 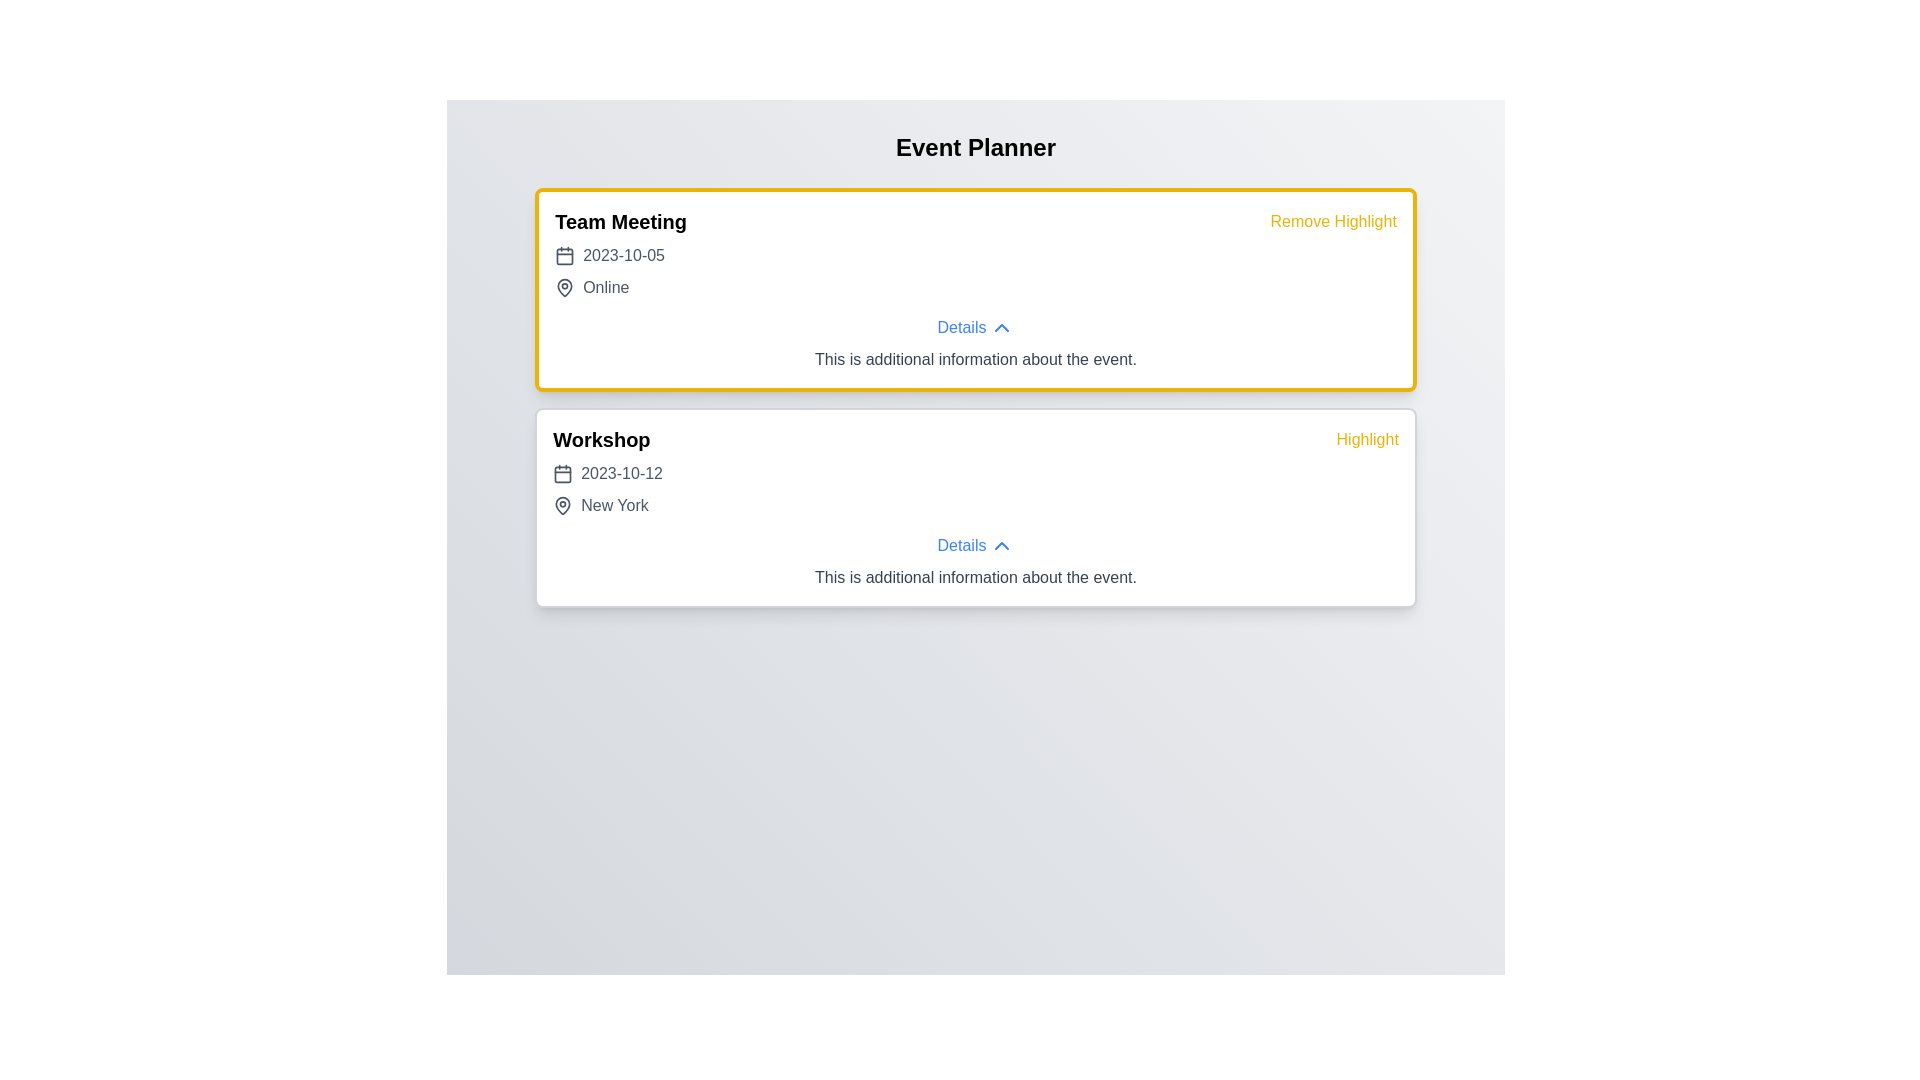 What do you see at coordinates (1002, 546) in the screenshot?
I see `the chevron upward icon indicating the expandable state of the 'Details' section in the second event card for the 'Workshop' event` at bounding box center [1002, 546].